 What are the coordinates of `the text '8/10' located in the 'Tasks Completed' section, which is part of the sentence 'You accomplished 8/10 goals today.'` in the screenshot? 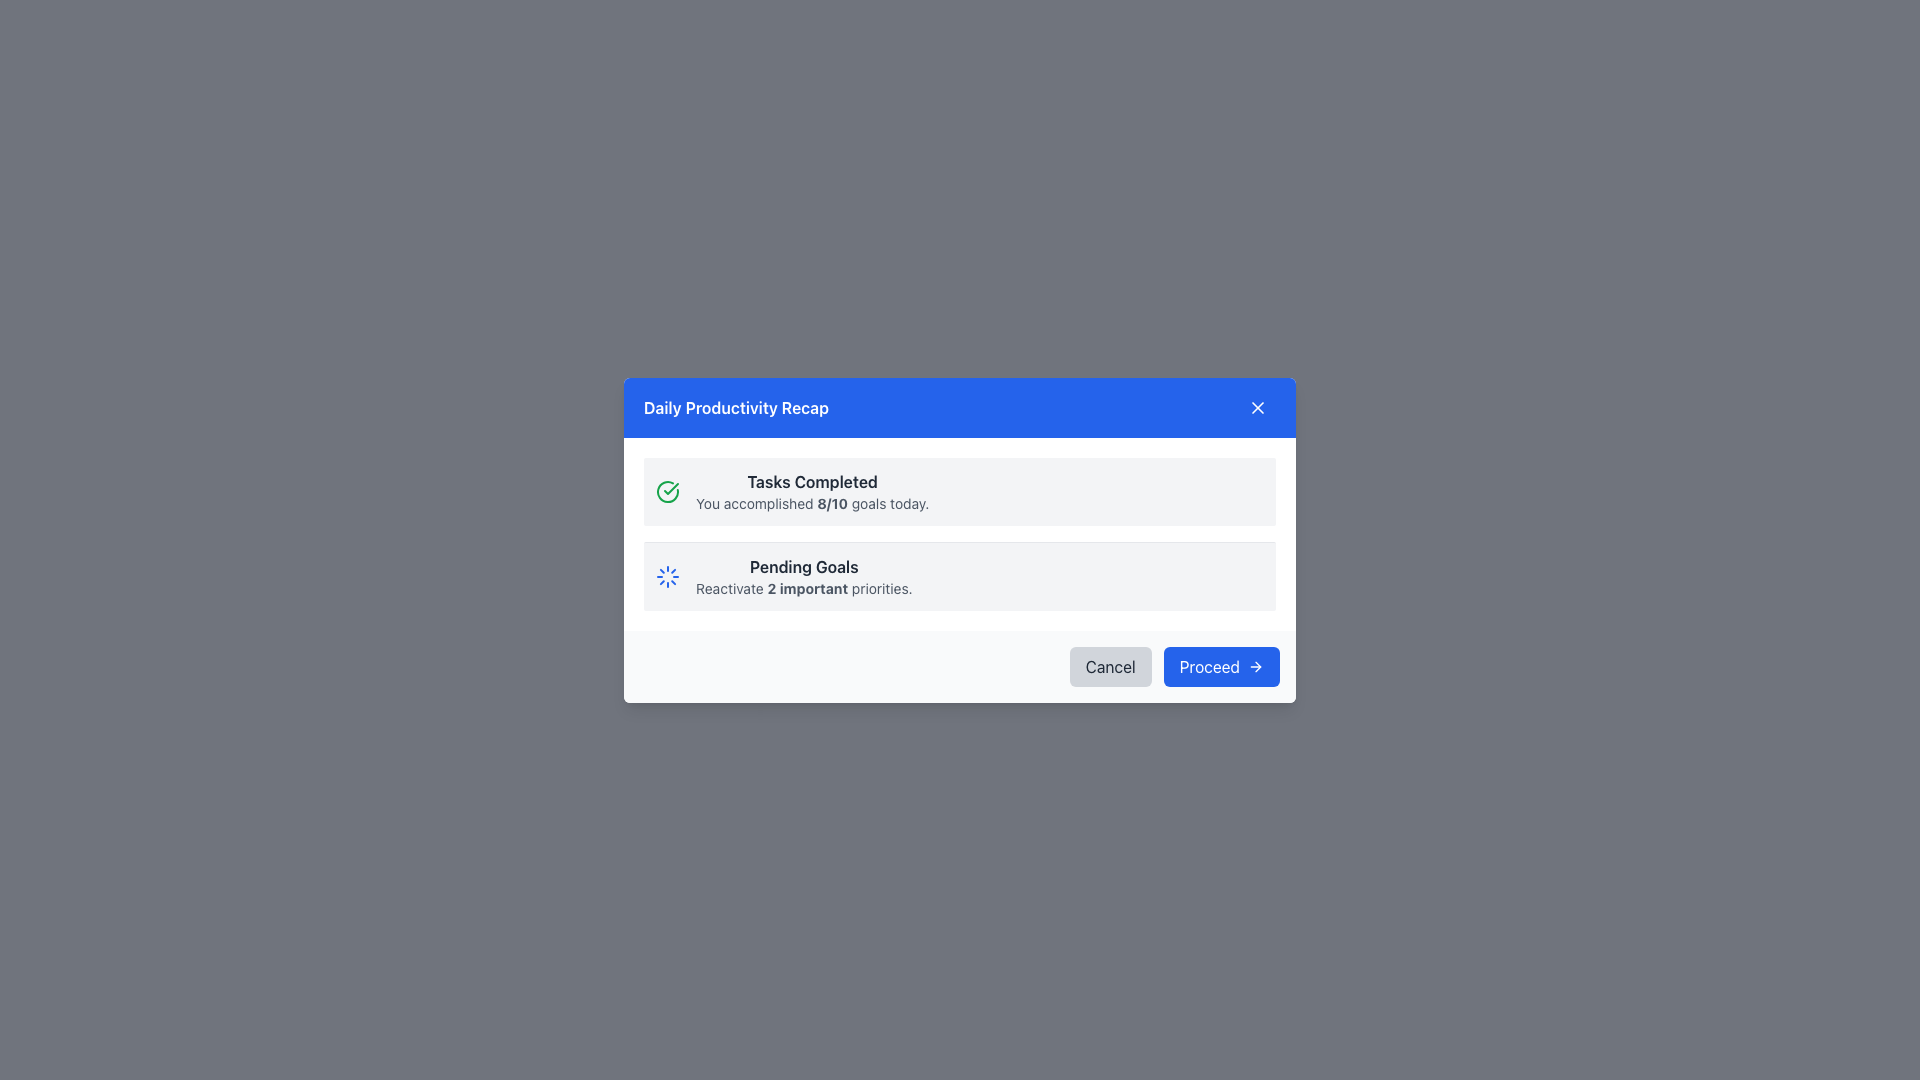 It's located at (832, 501).